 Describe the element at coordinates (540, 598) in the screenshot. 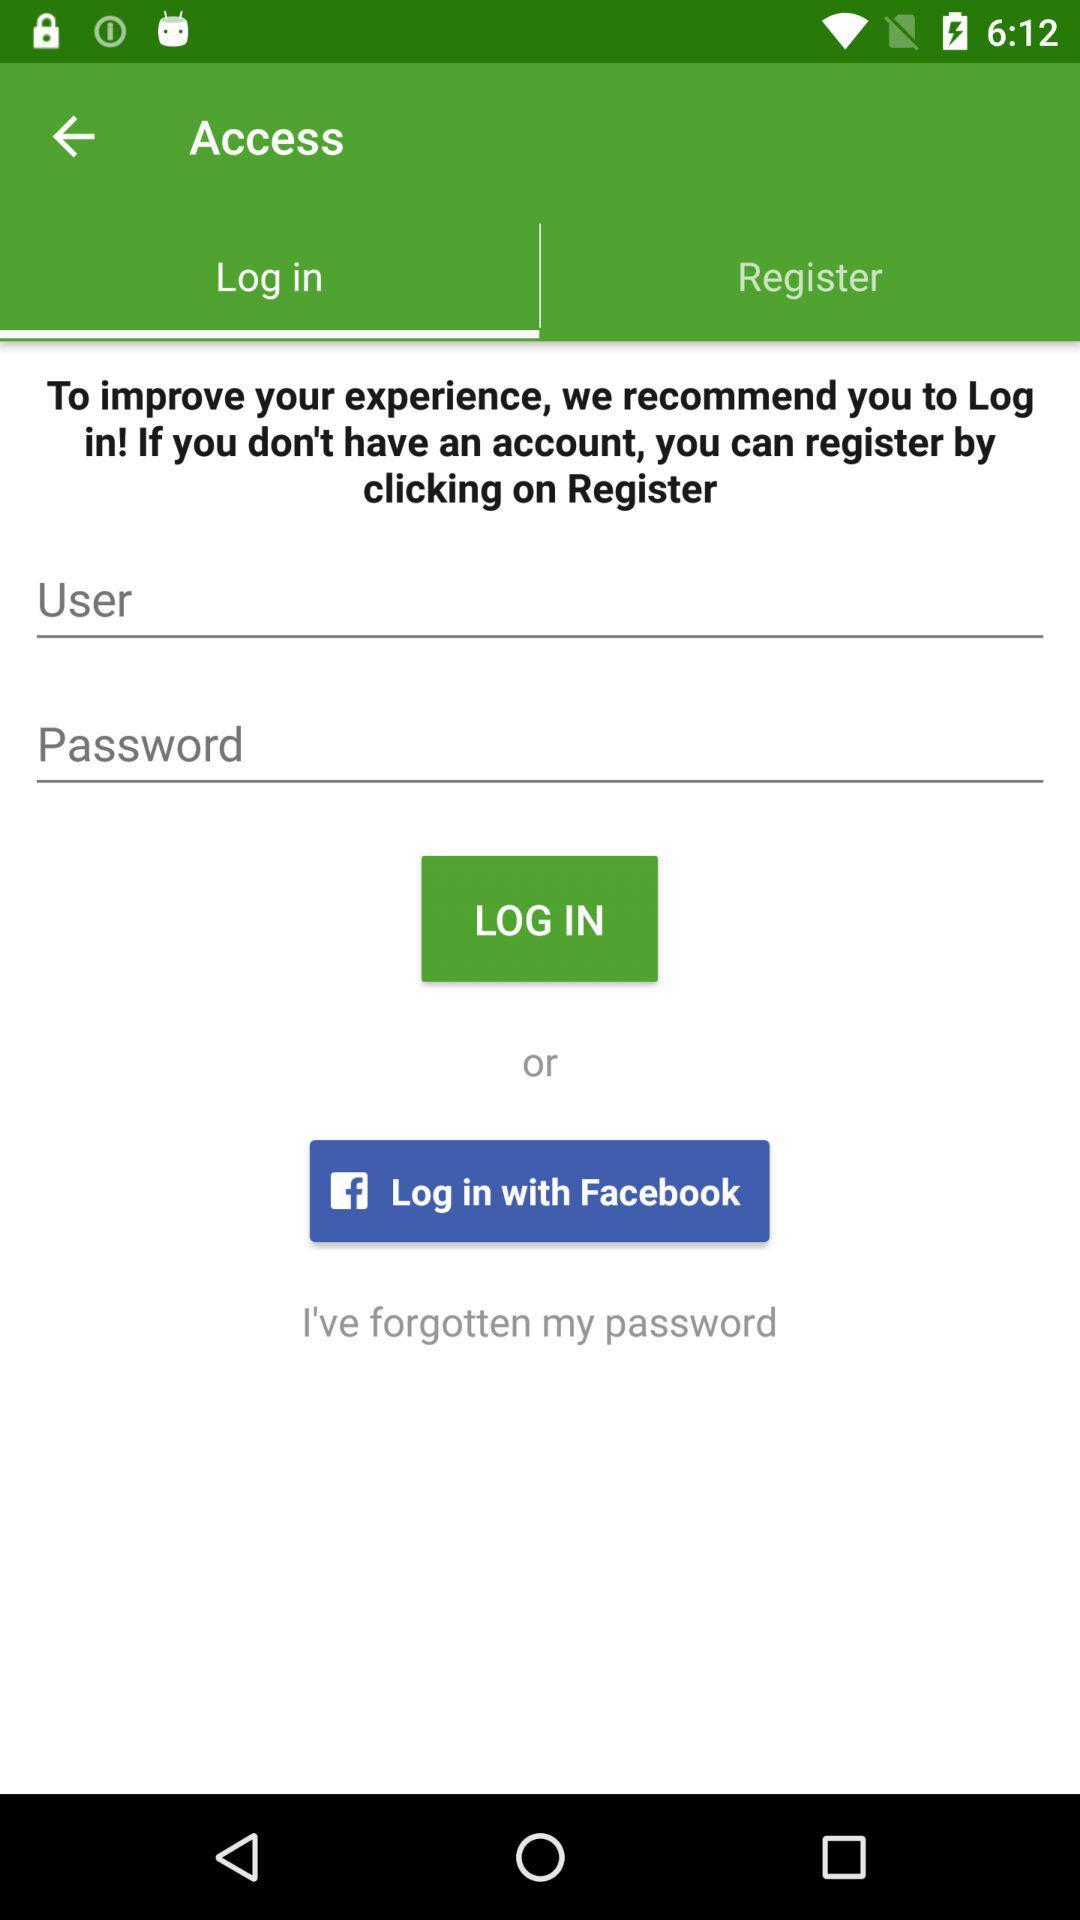

I see `the item below to improve your item` at that location.